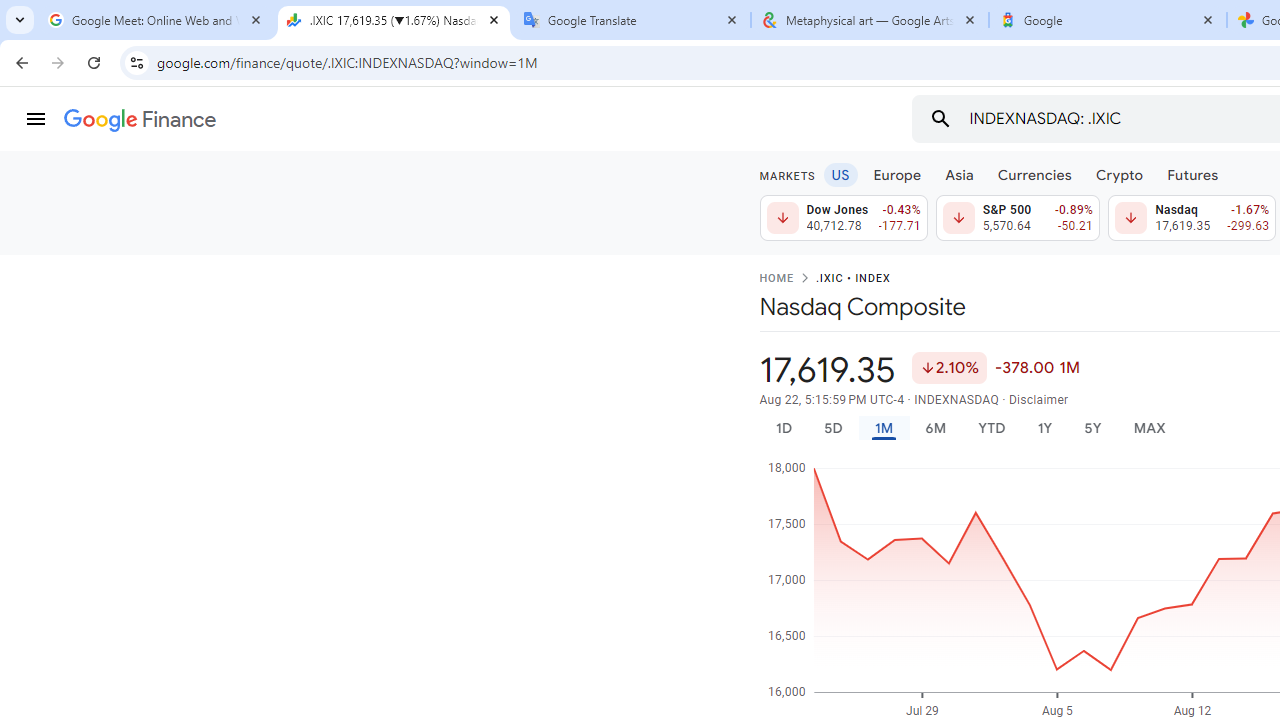  What do you see at coordinates (1017, 218) in the screenshot?
I see `'S&P 500 5,570.64 Down by 0.89% -50.21'` at bounding box center [1017, 218].